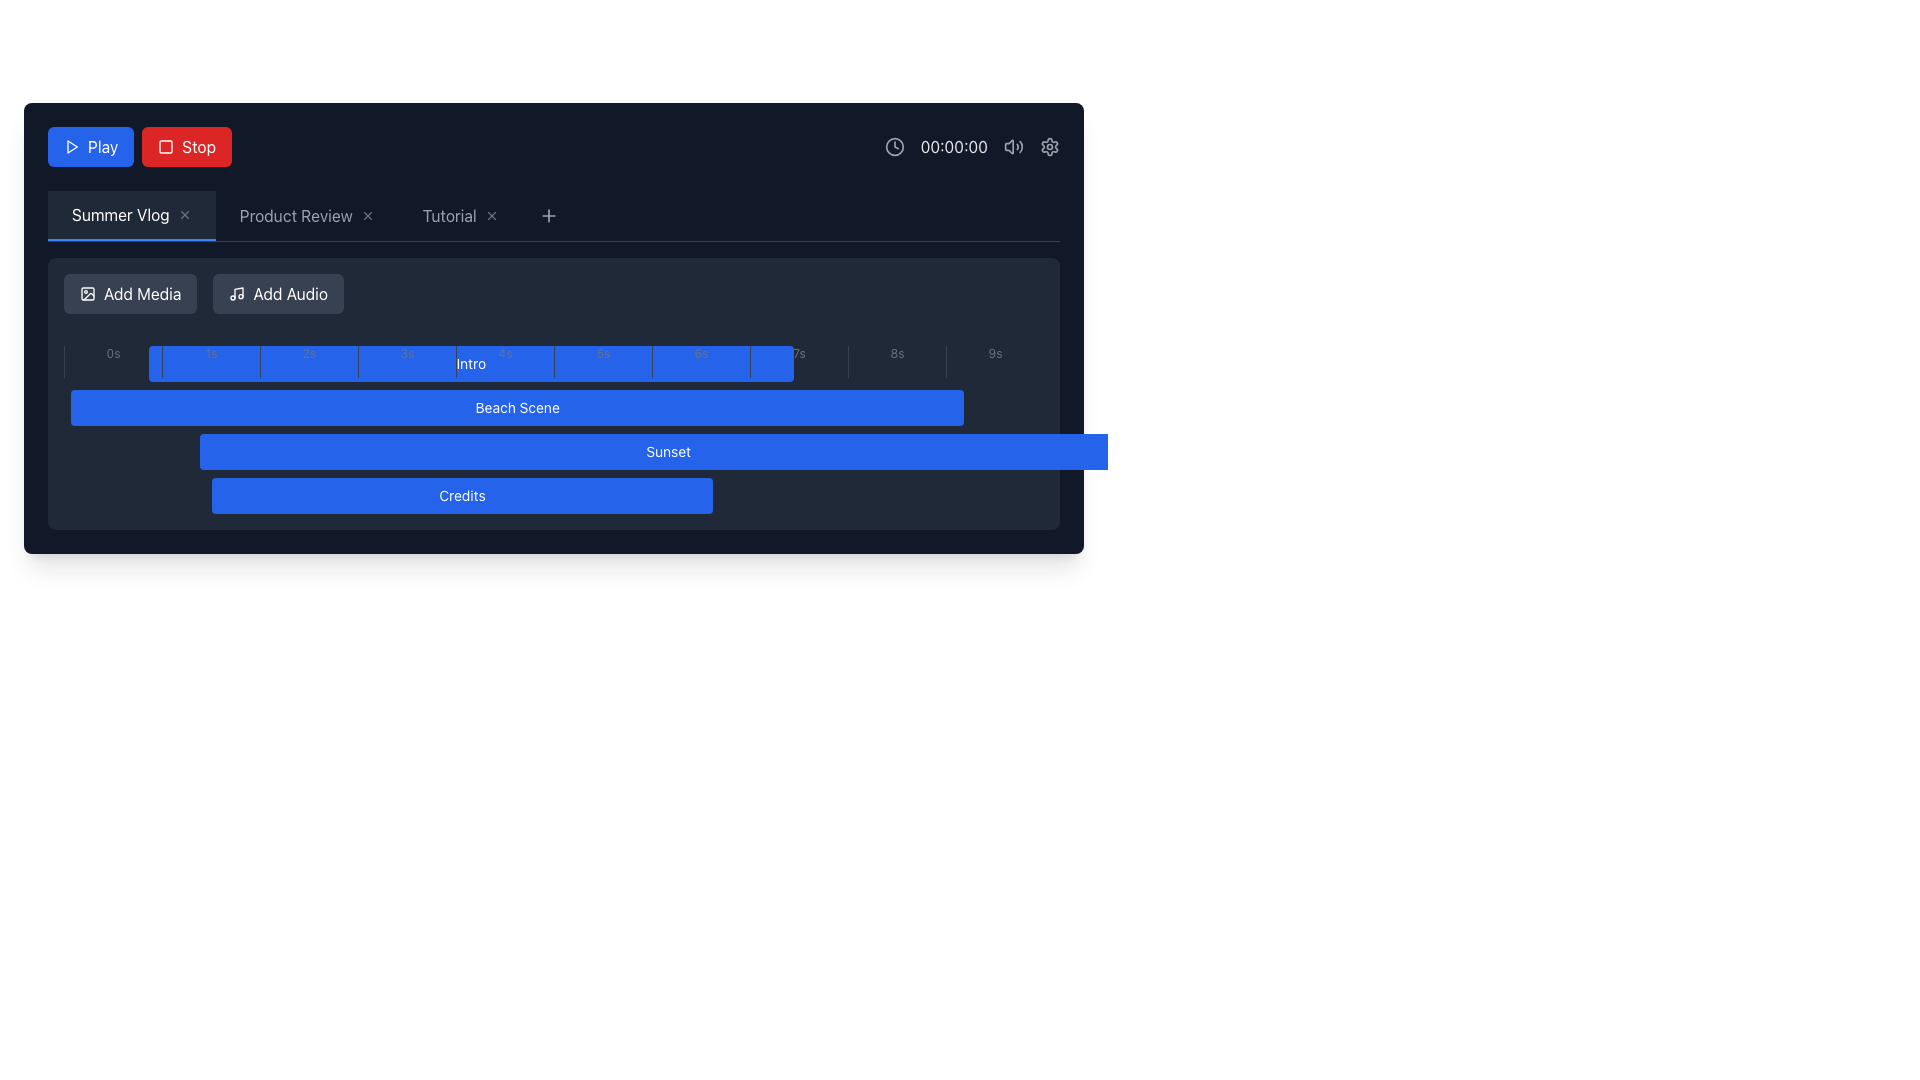  Describe the element at coordinates (86, 293) in the screenshot. I see `the 'Add Media' icon located within the 'Add Media' button on the left side of the toolbar above the timeline` at that location.